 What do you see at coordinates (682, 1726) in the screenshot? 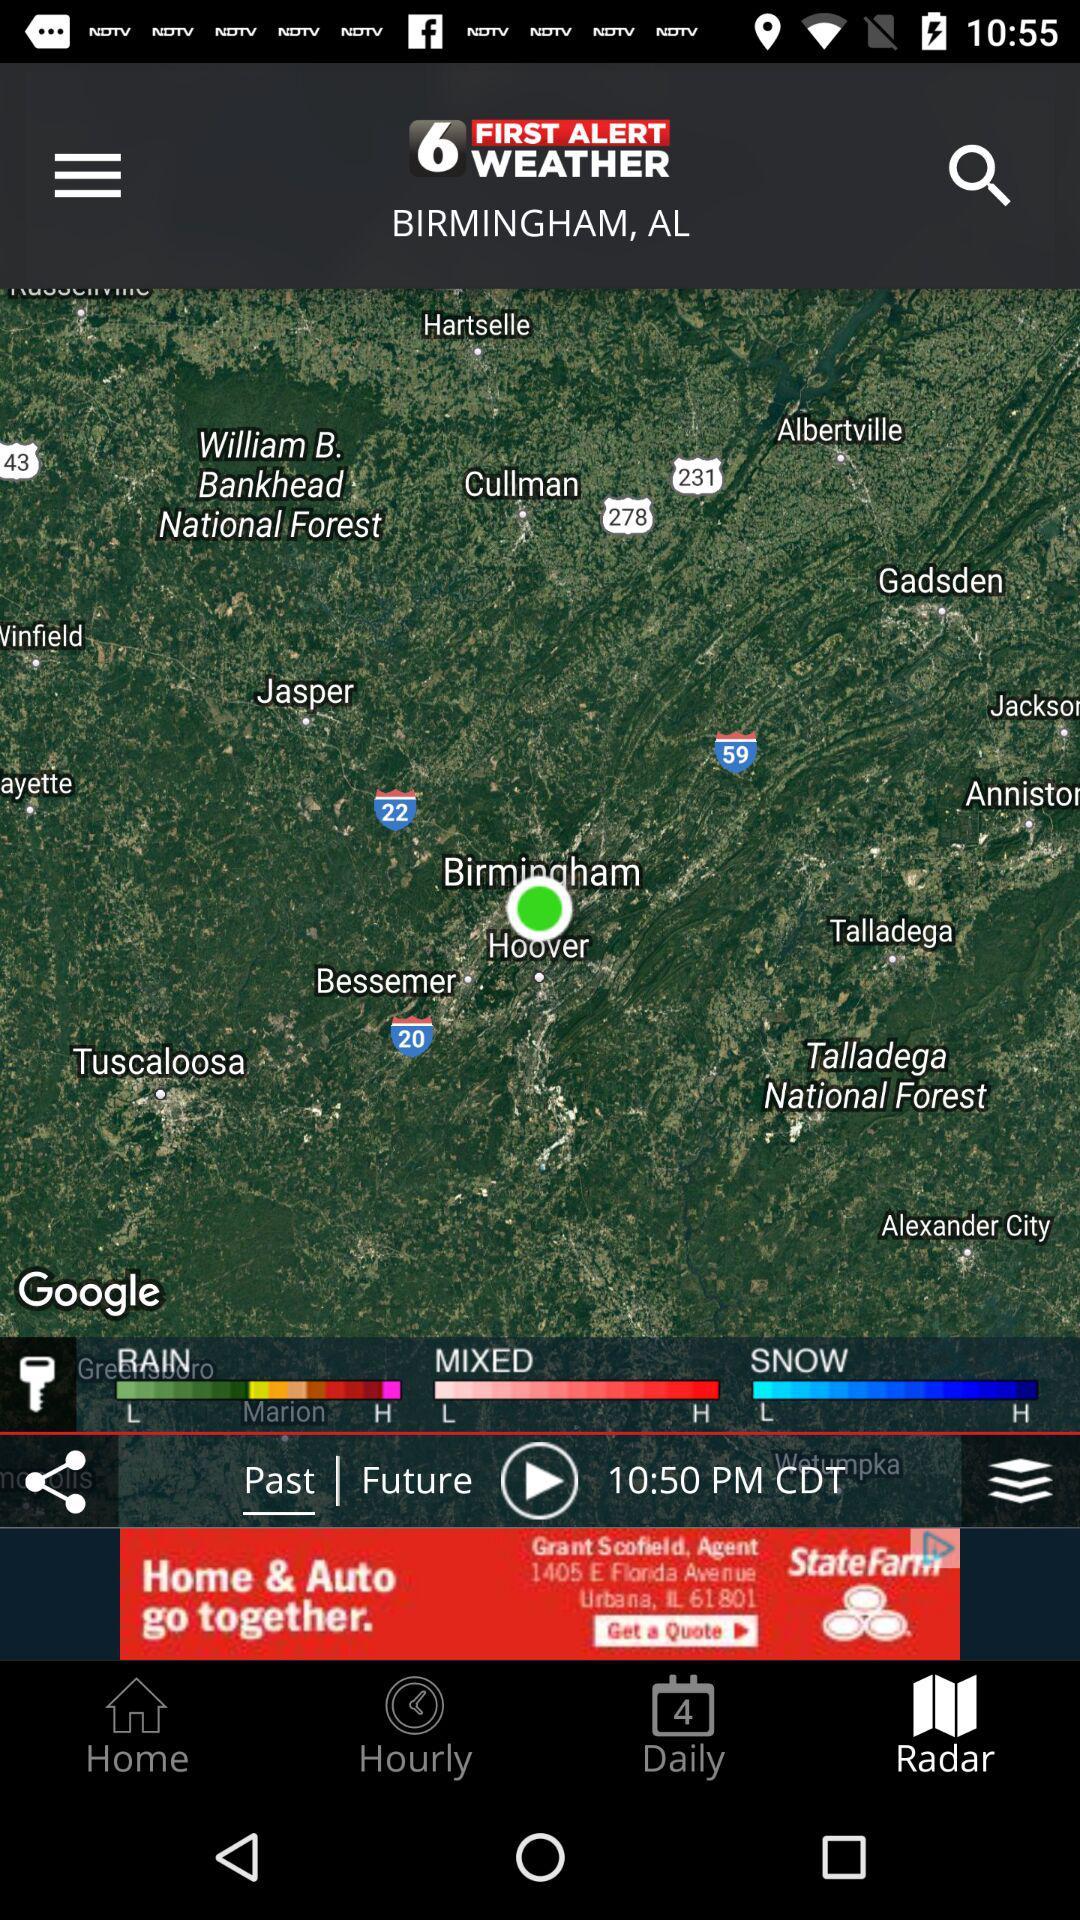
I see `icon to the left of radar radio button` at bounding box center [682, 1726].